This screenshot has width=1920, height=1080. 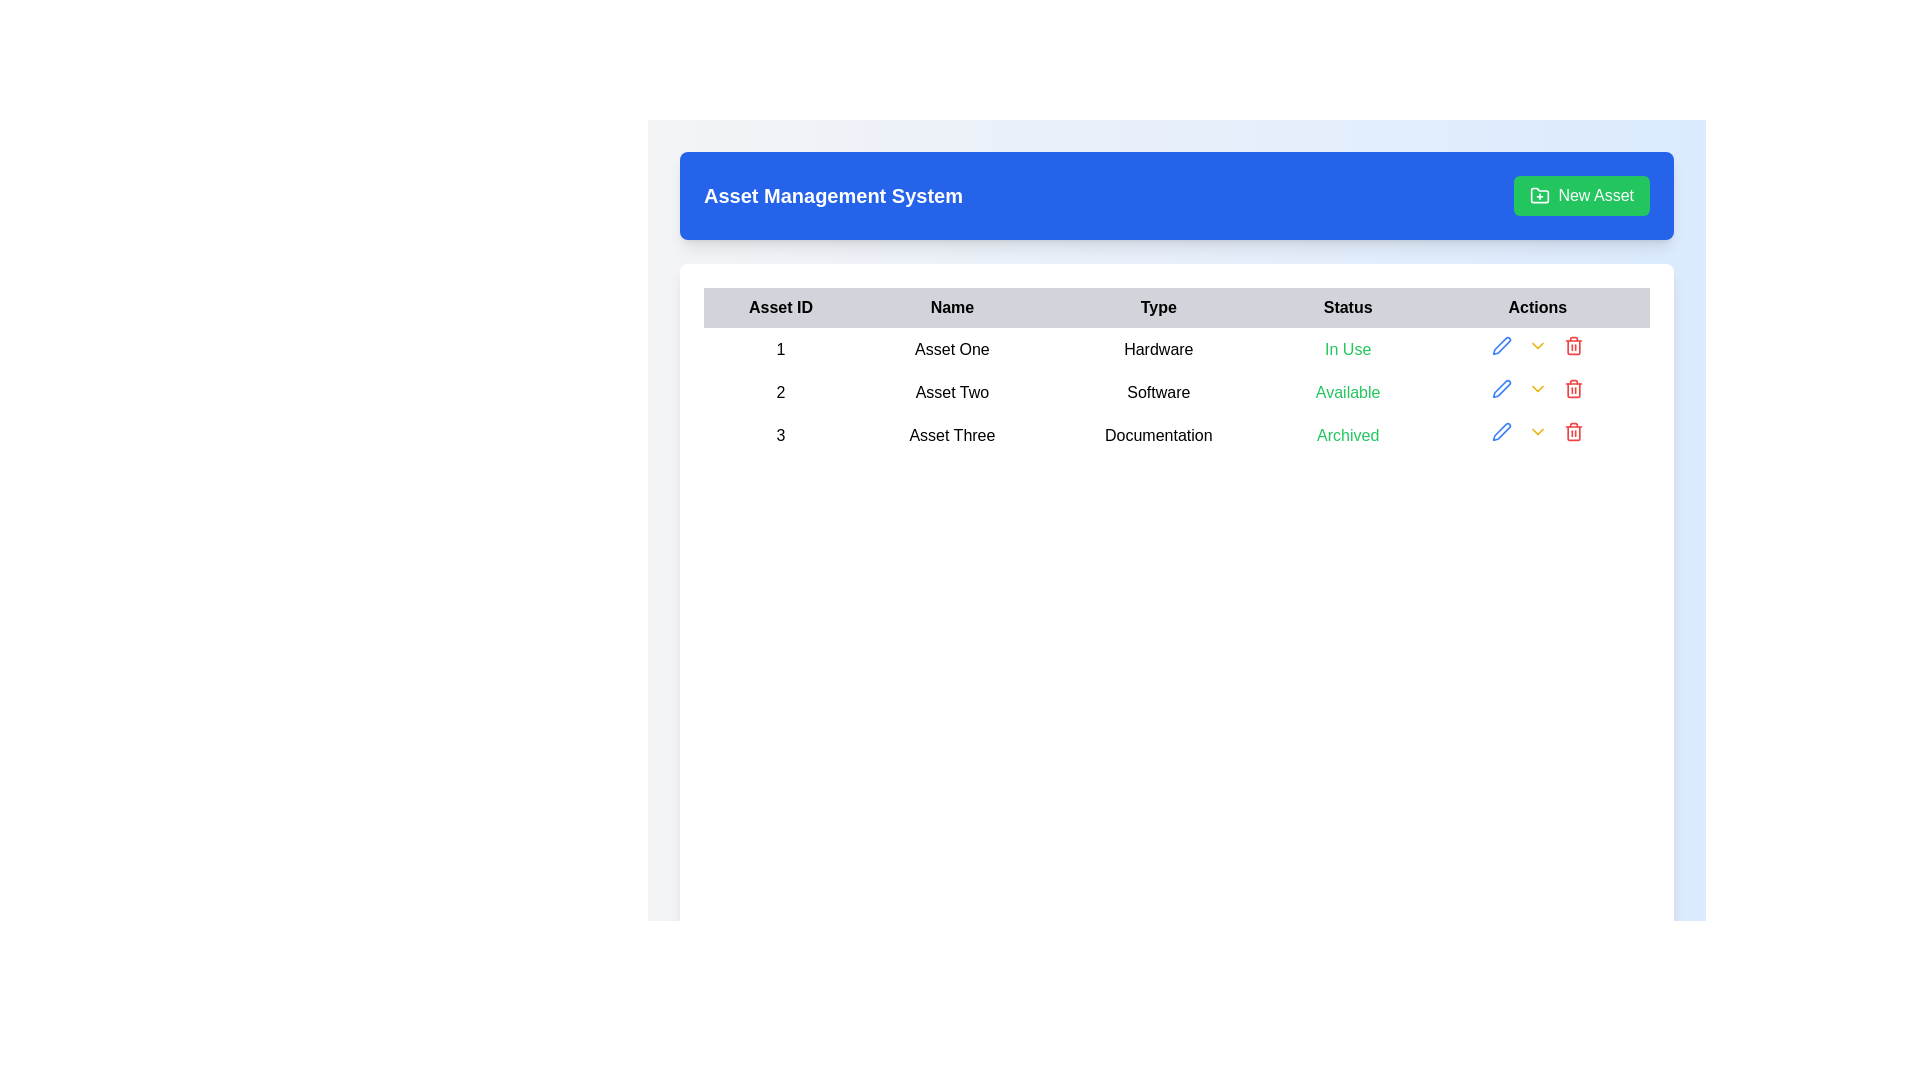 What do you see at coordinates (951, 308) in the screenshot?
I see `the 'Name' column label in the table header, which is positioned in the second column, between 'Asset ID' and 'Type'` at bounding box center [951, 308].